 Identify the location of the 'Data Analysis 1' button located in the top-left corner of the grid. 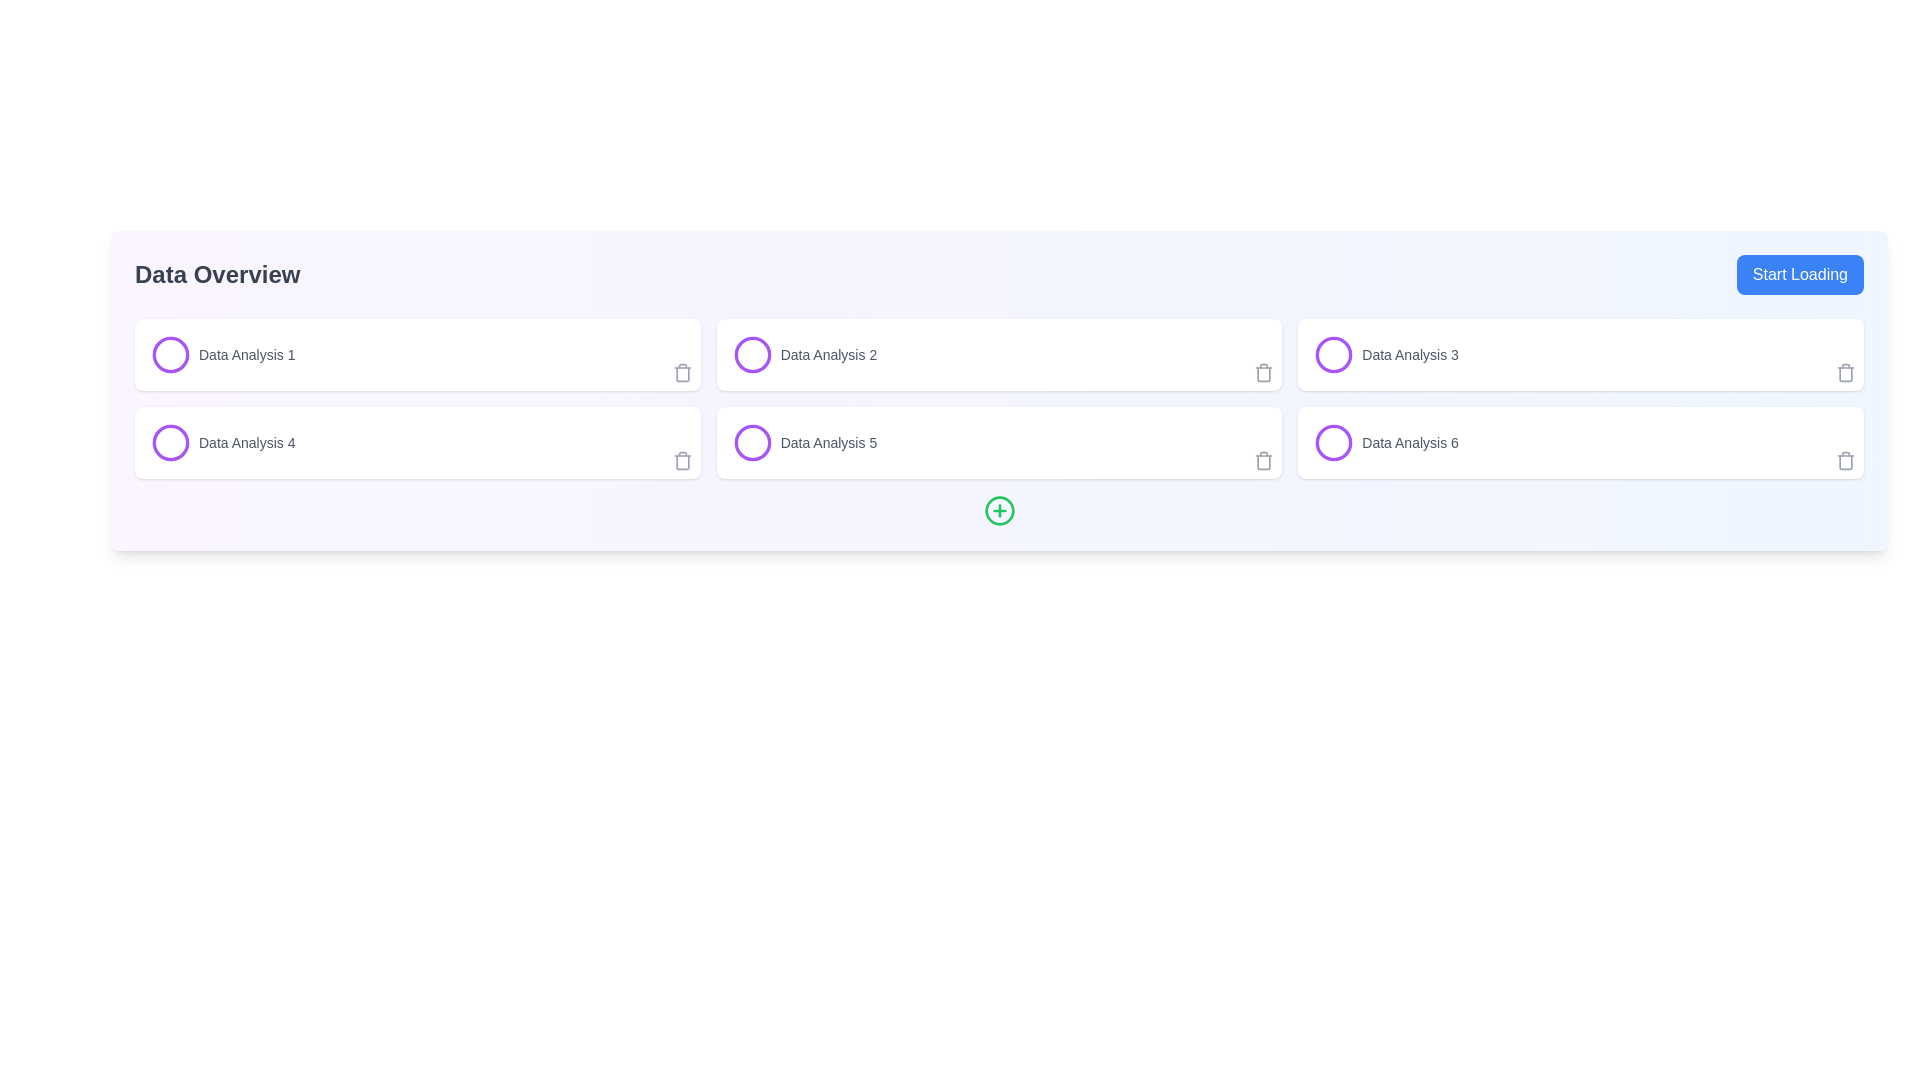
(223, 353).